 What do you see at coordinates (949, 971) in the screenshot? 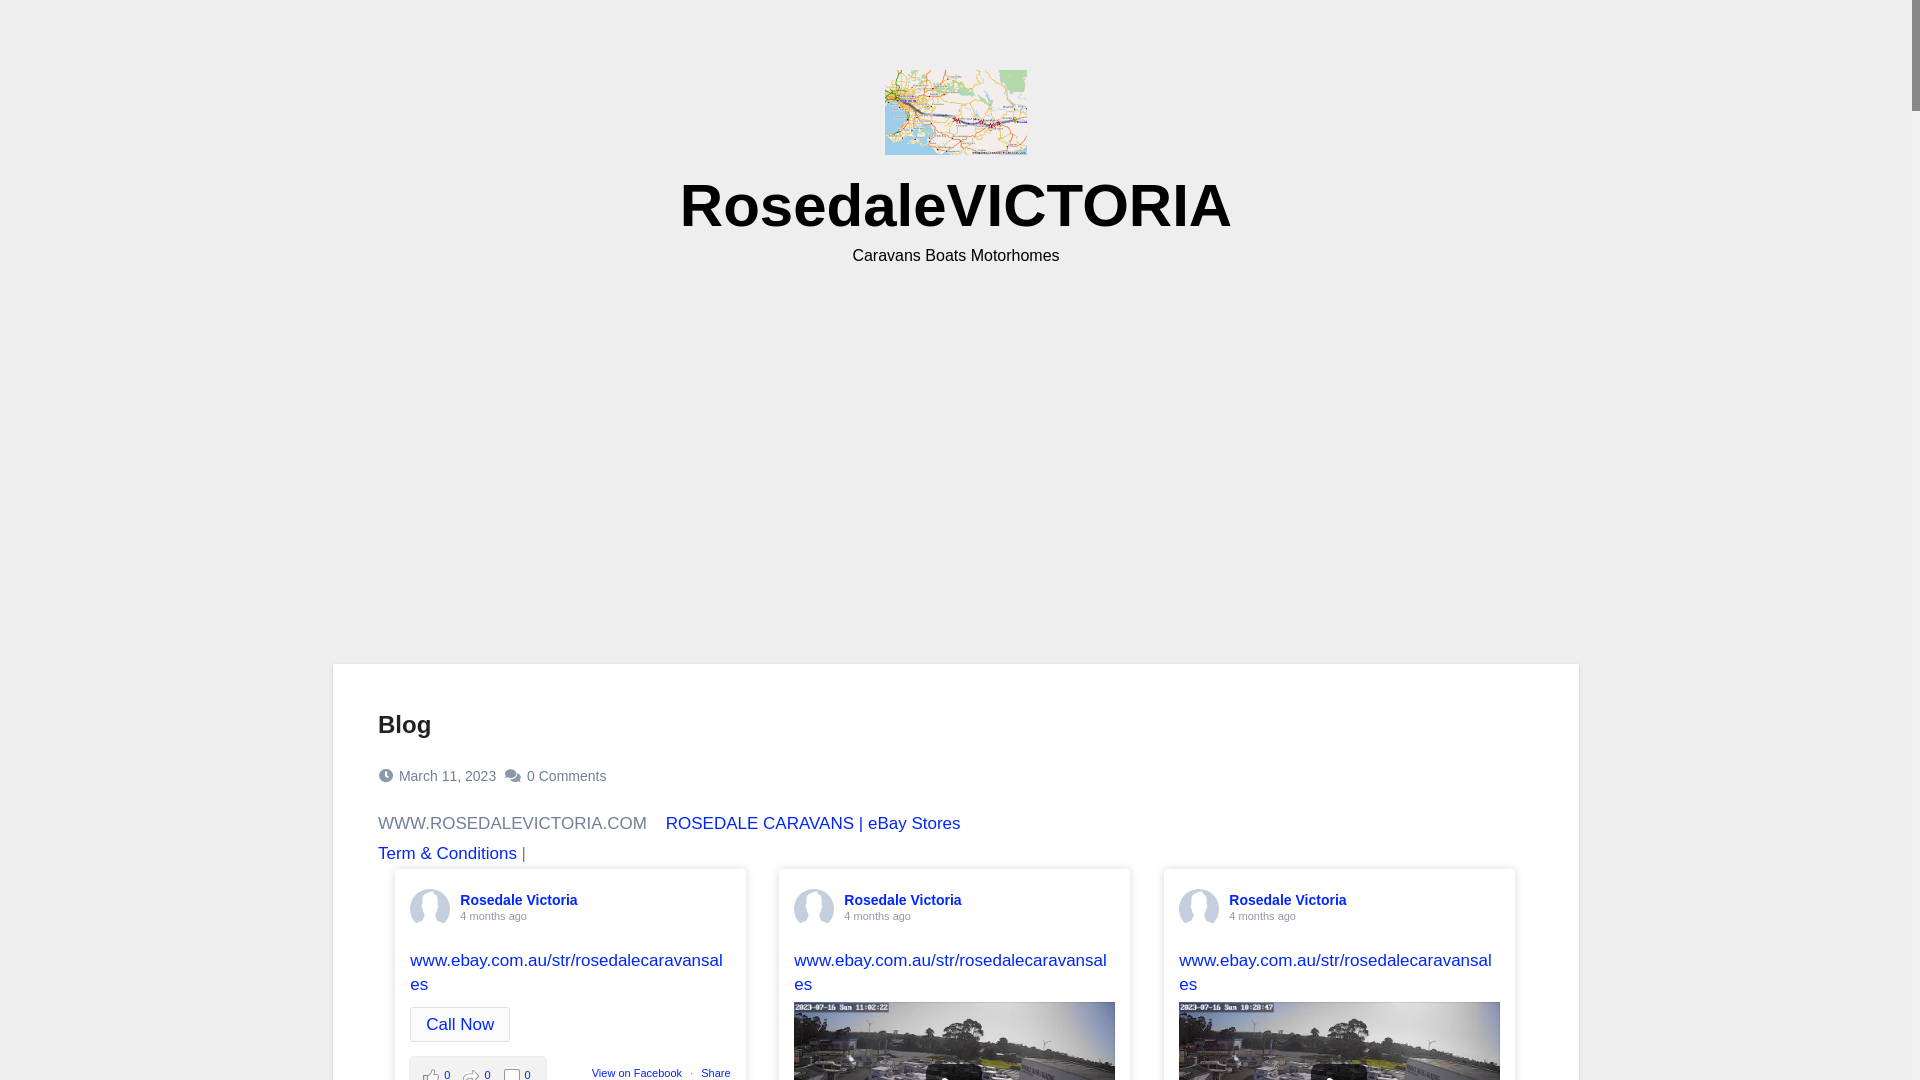
I see `'www.ebay.com.au/str/rosedalecaravansales'` at bounding box center [949, 971].